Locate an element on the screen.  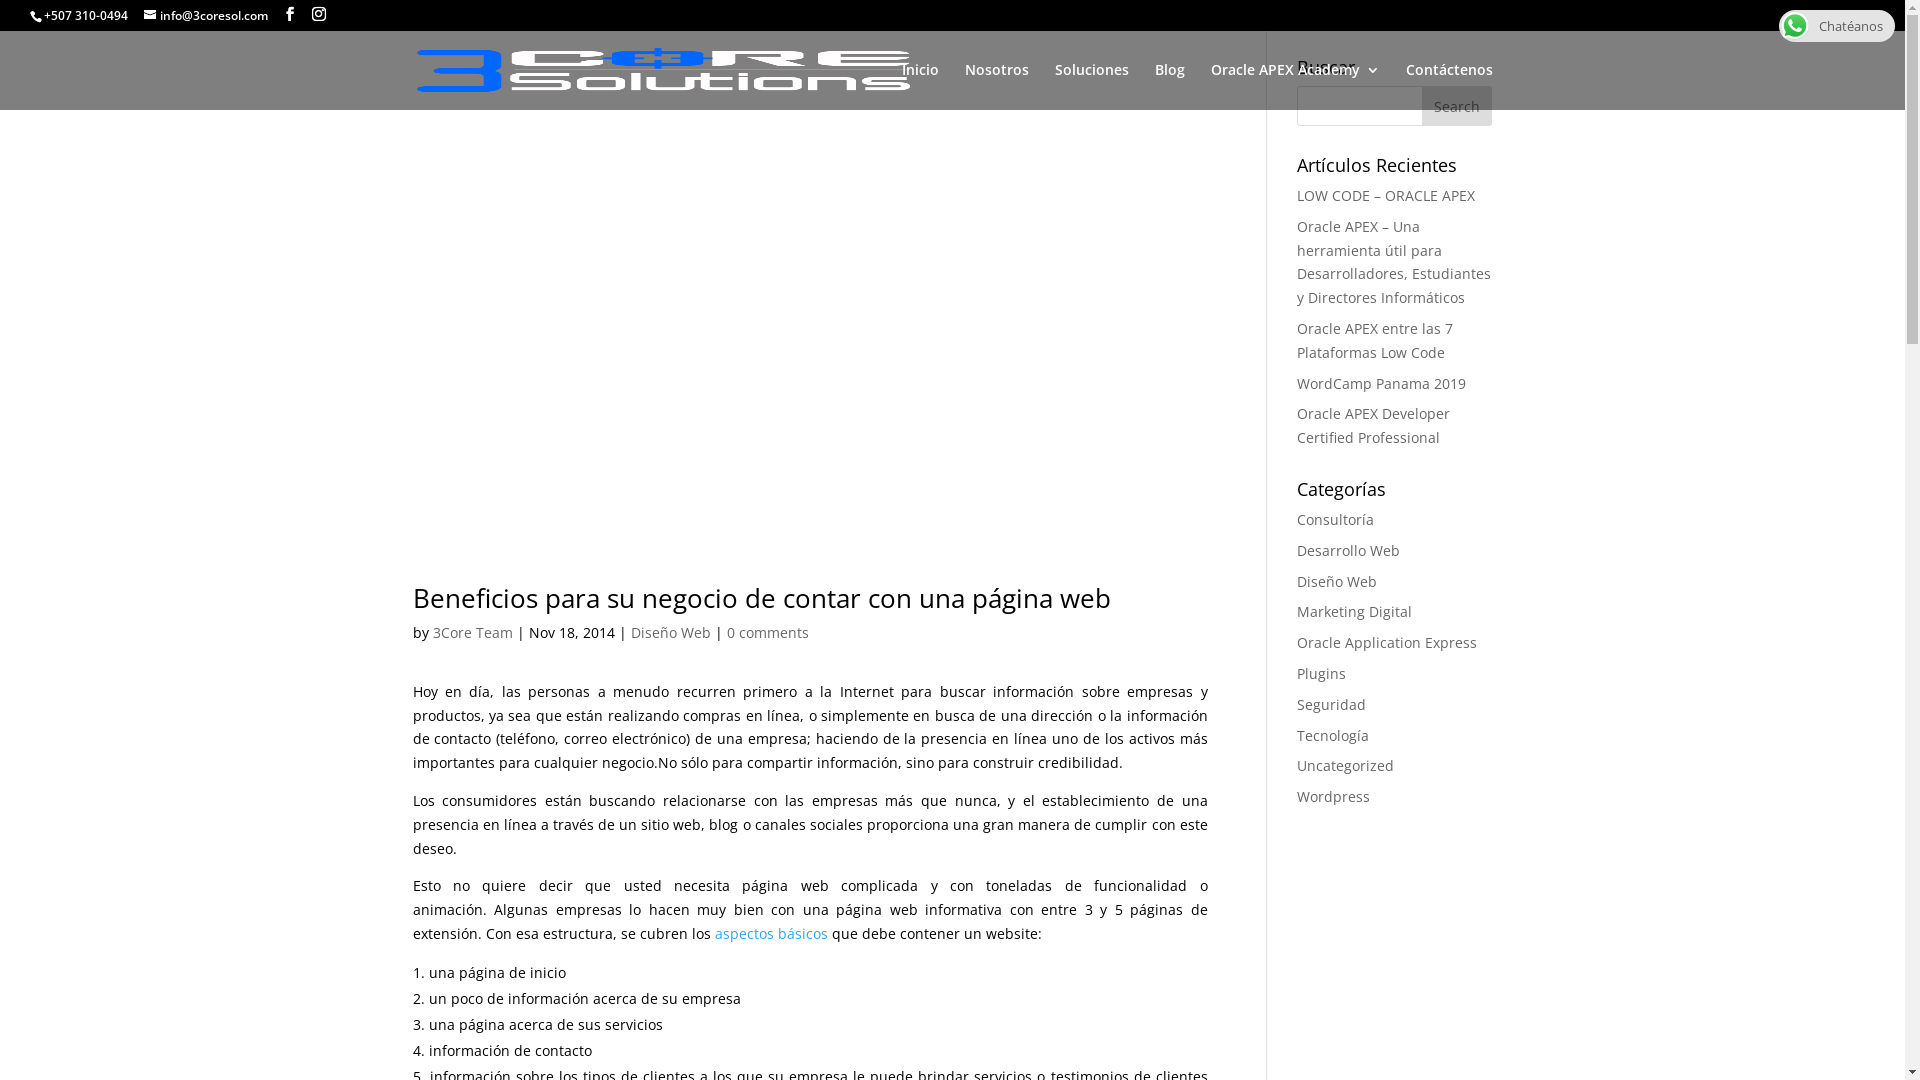
'Blog' is located at coordinates (1169, 85).